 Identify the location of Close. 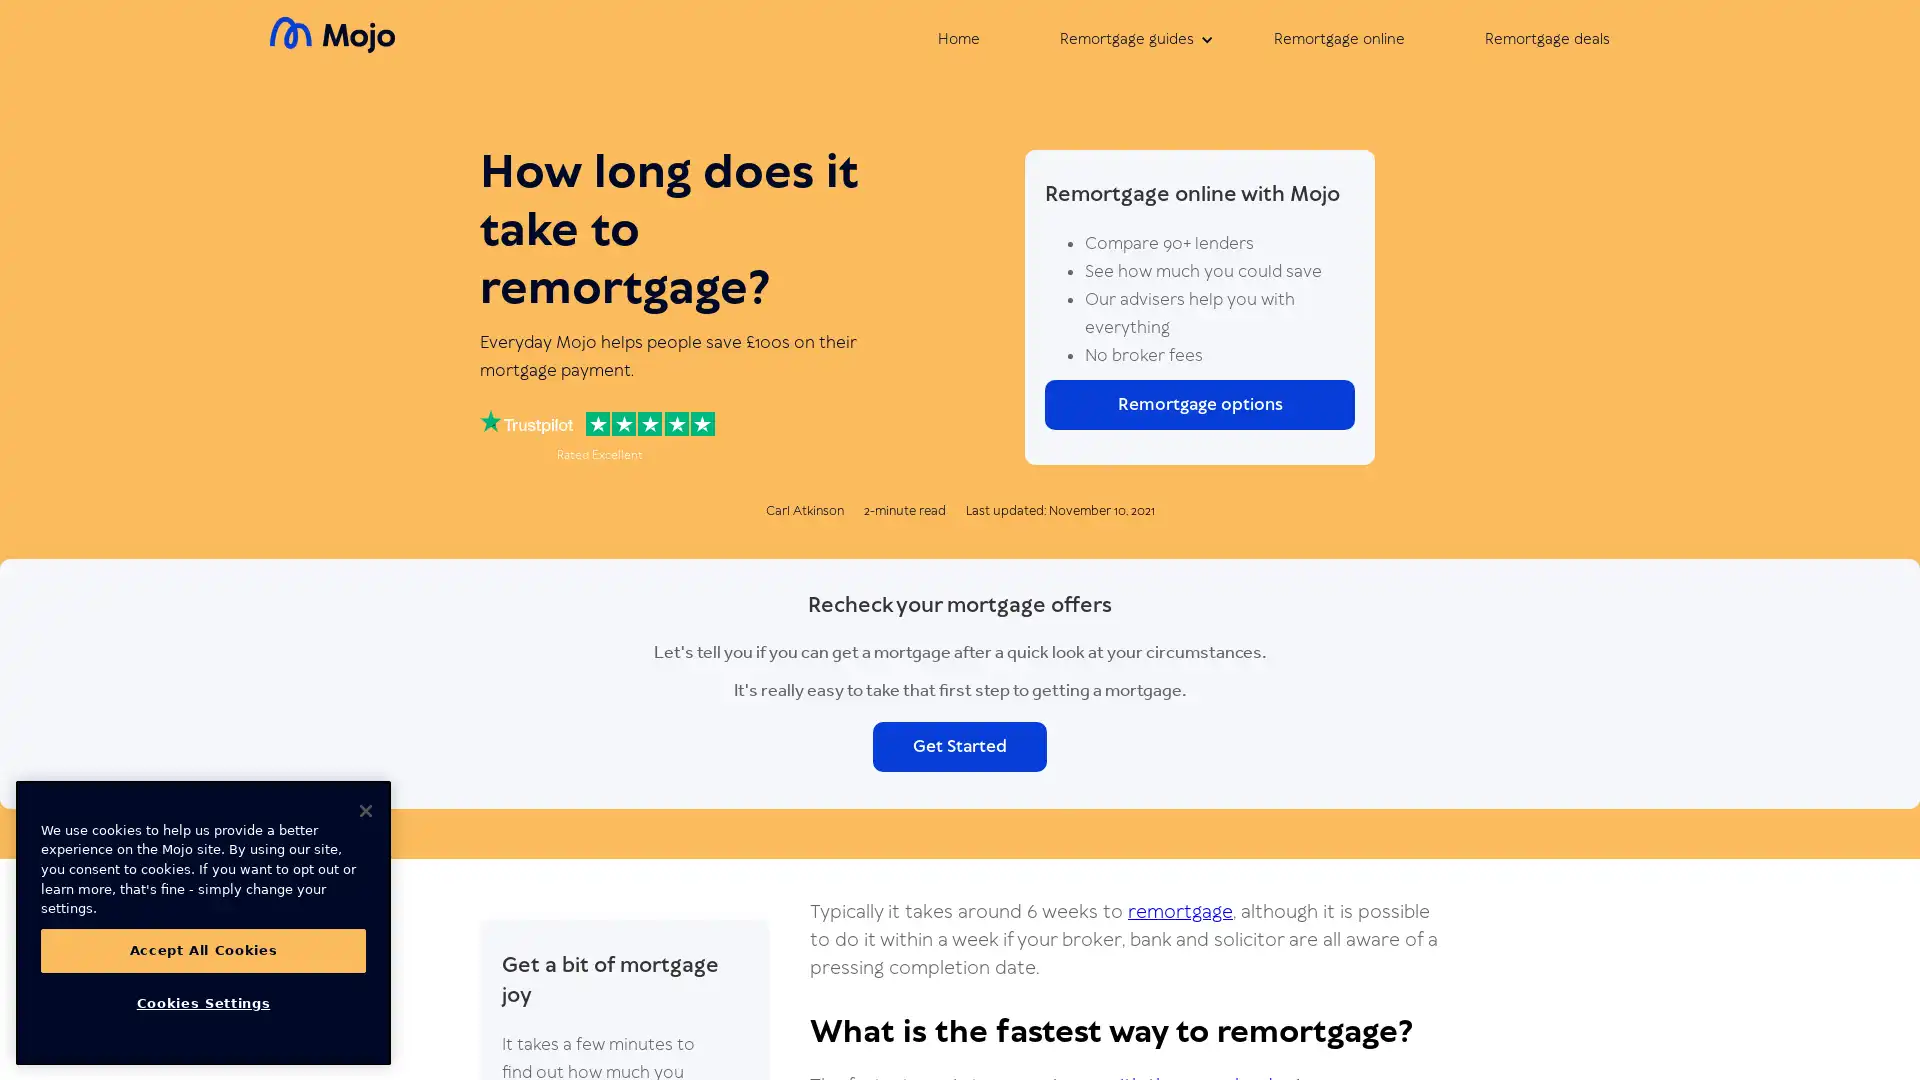
(365, 808).